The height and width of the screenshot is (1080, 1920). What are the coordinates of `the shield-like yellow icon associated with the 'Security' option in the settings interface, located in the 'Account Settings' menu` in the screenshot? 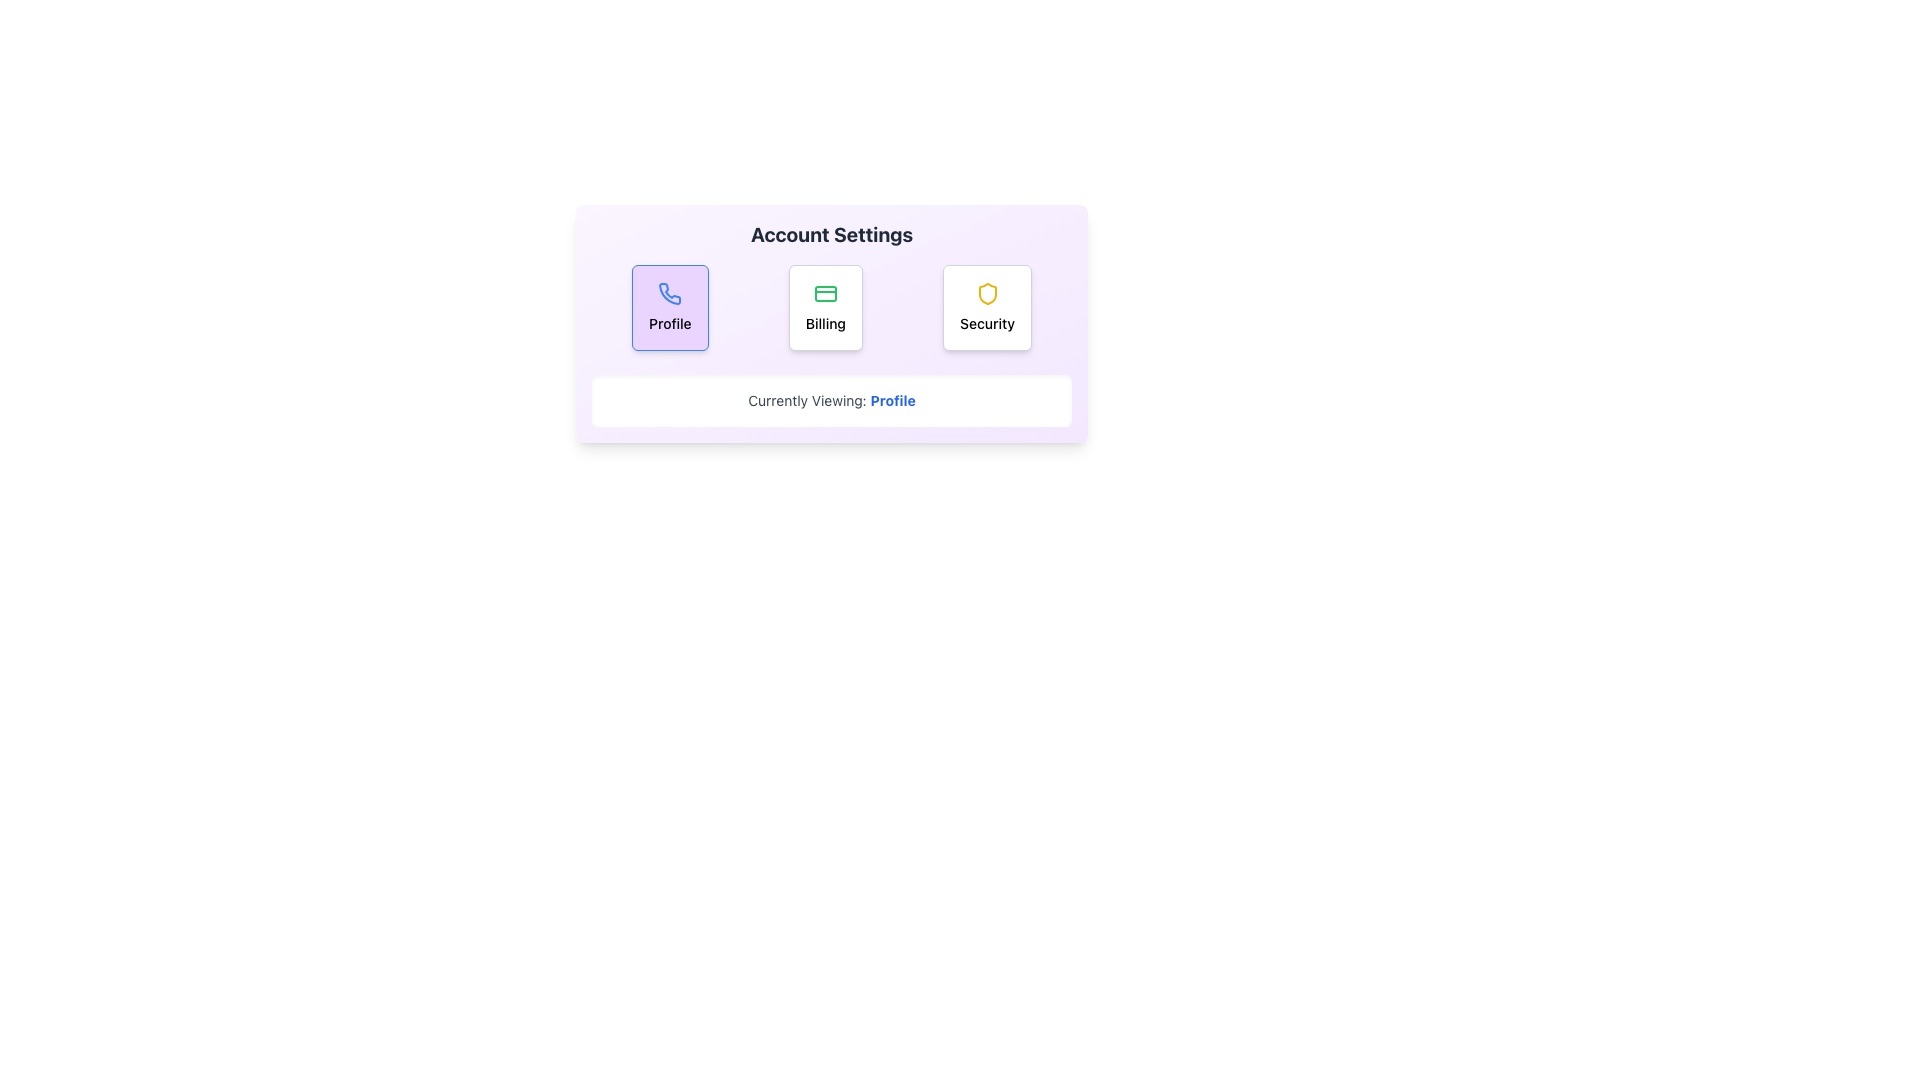 It's located at (987, 293).